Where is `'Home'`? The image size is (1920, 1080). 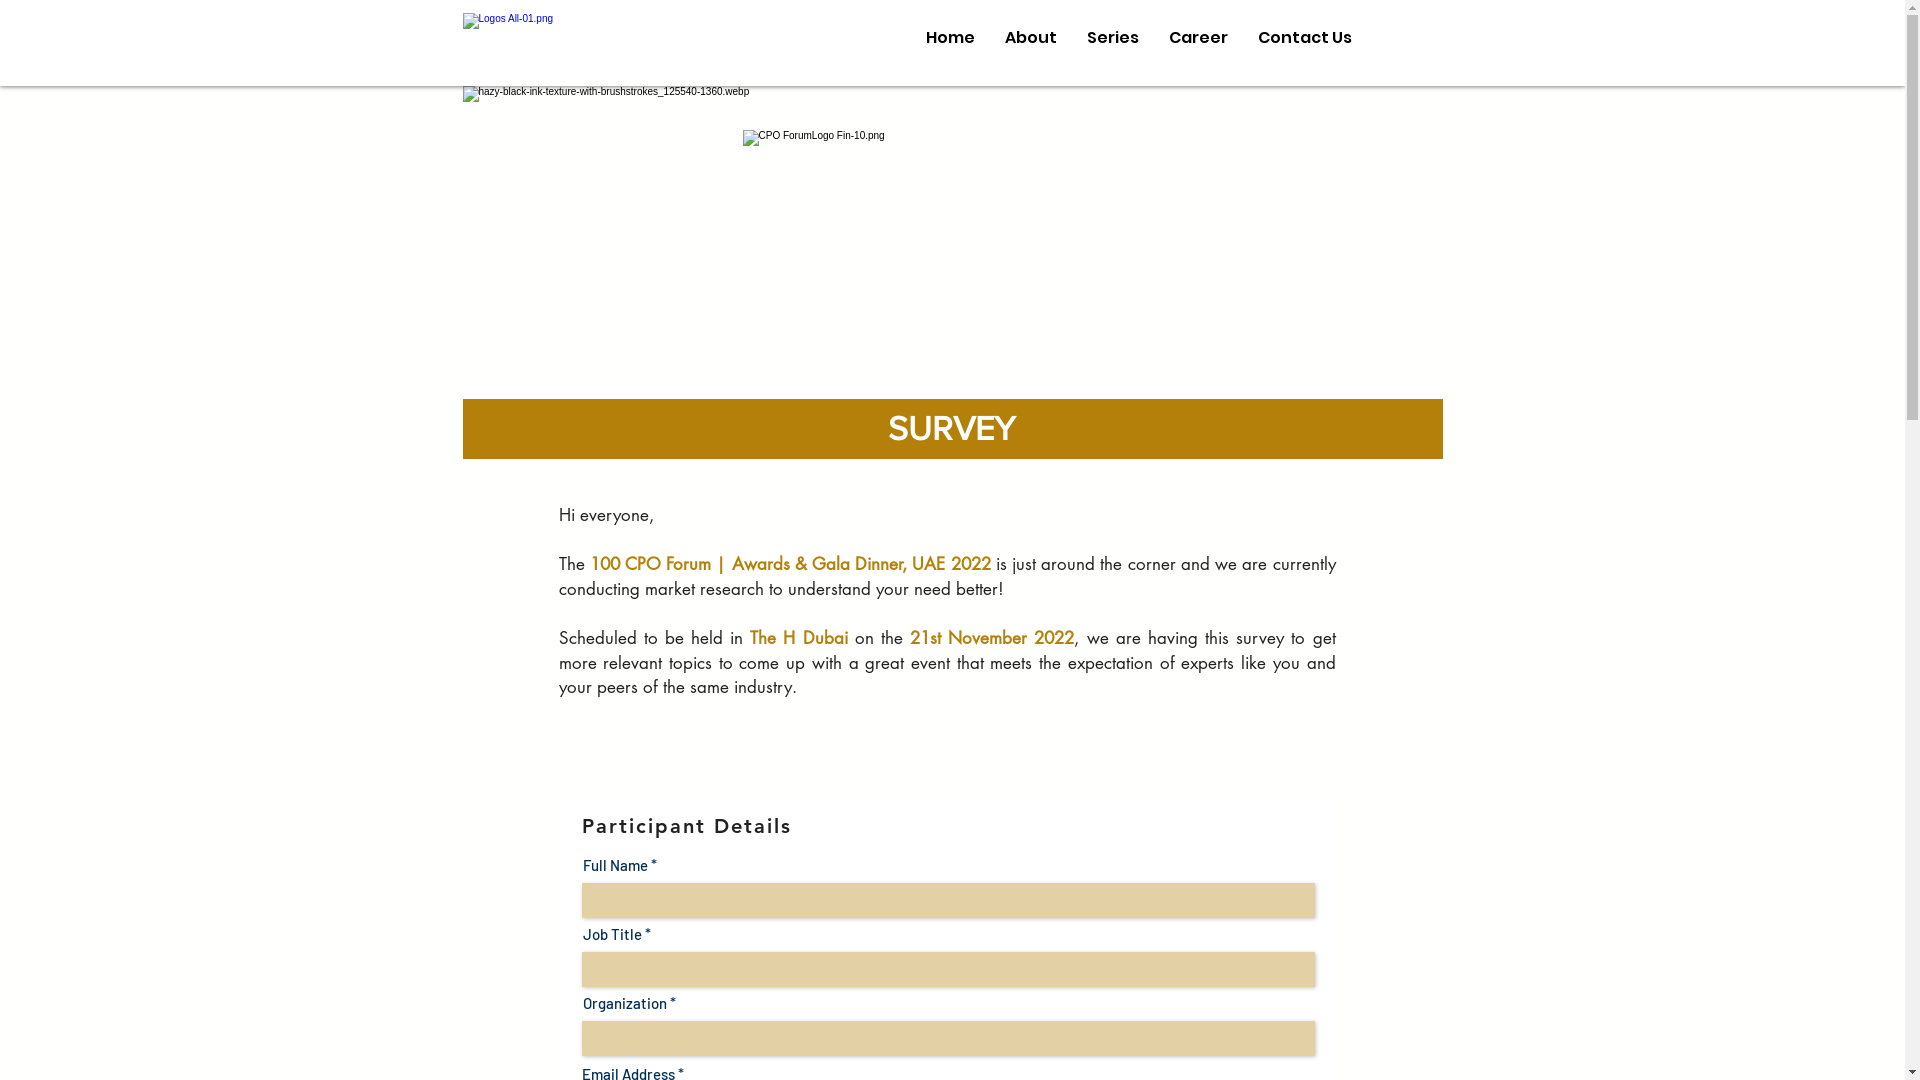 'Home' is located at coordinates (948, 37).